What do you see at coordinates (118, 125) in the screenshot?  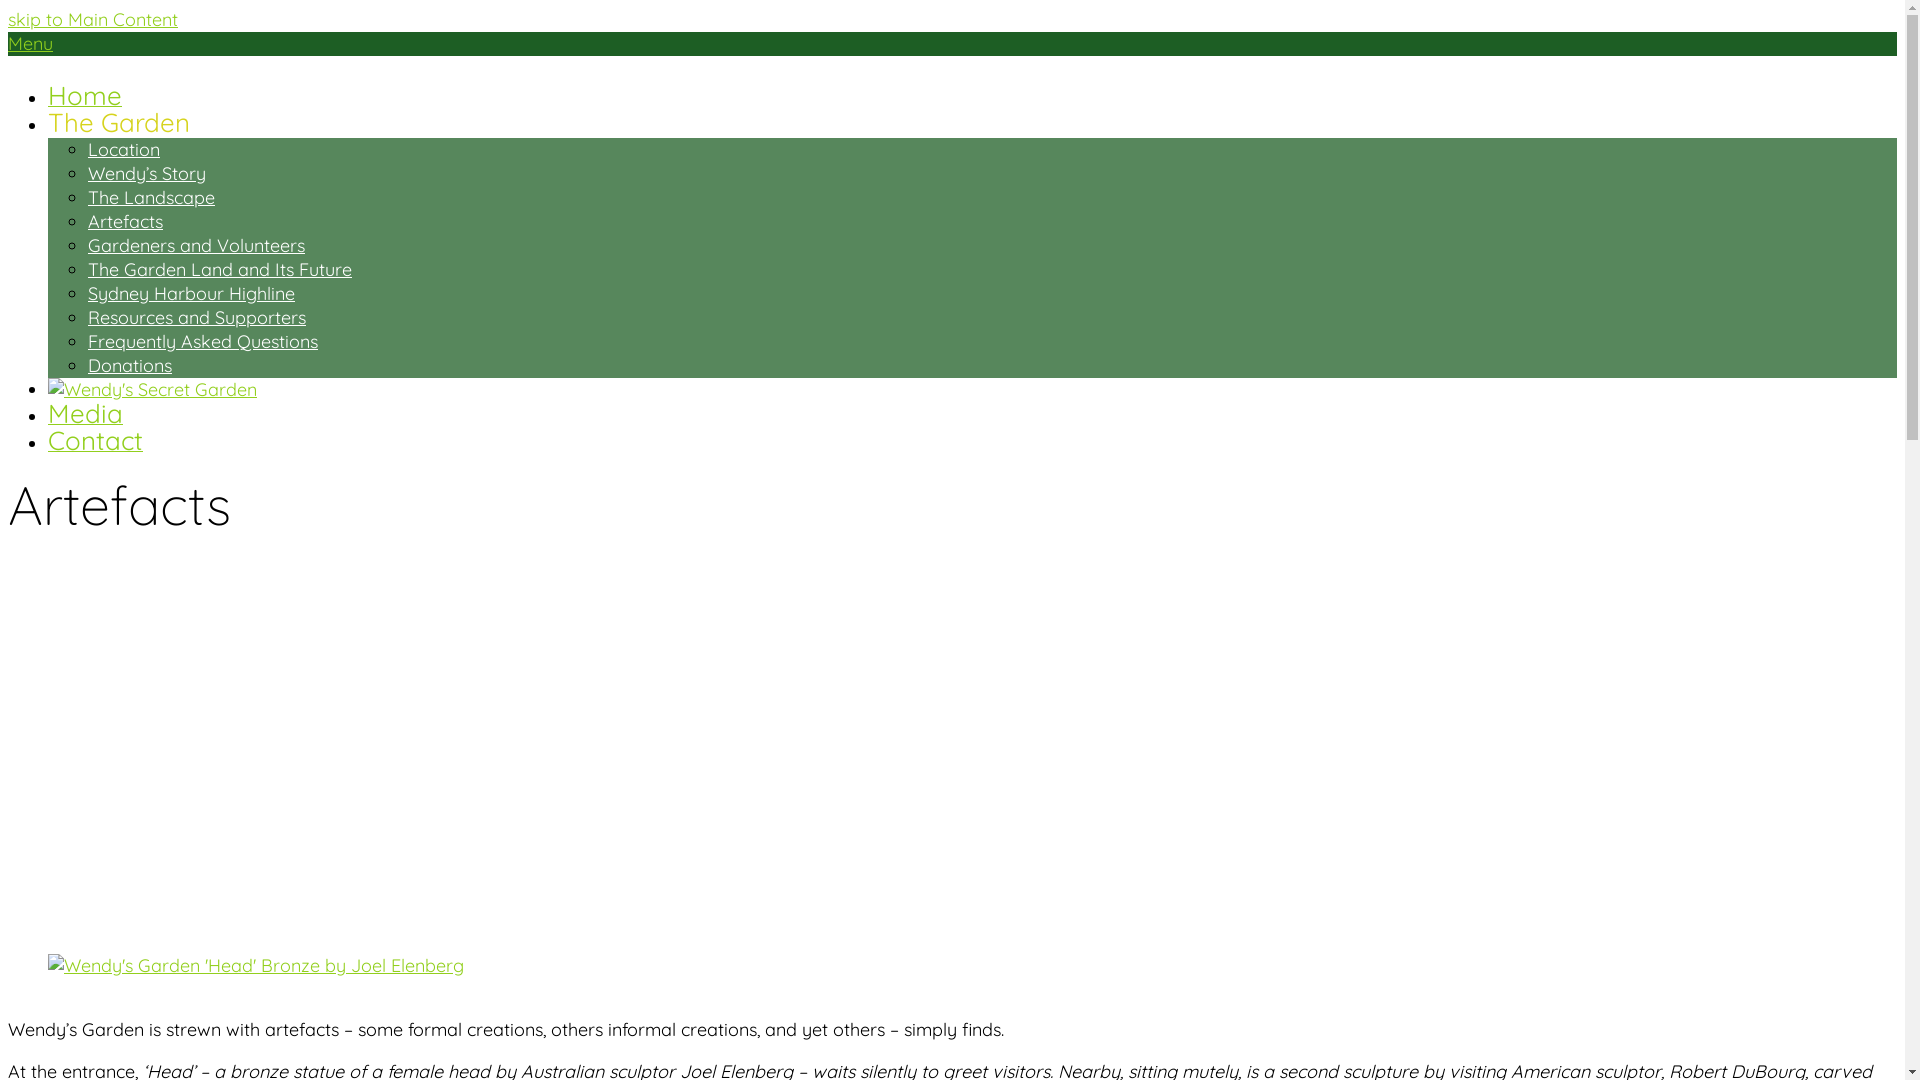 I see `'The Garden'` at bounding box center [118, 125].